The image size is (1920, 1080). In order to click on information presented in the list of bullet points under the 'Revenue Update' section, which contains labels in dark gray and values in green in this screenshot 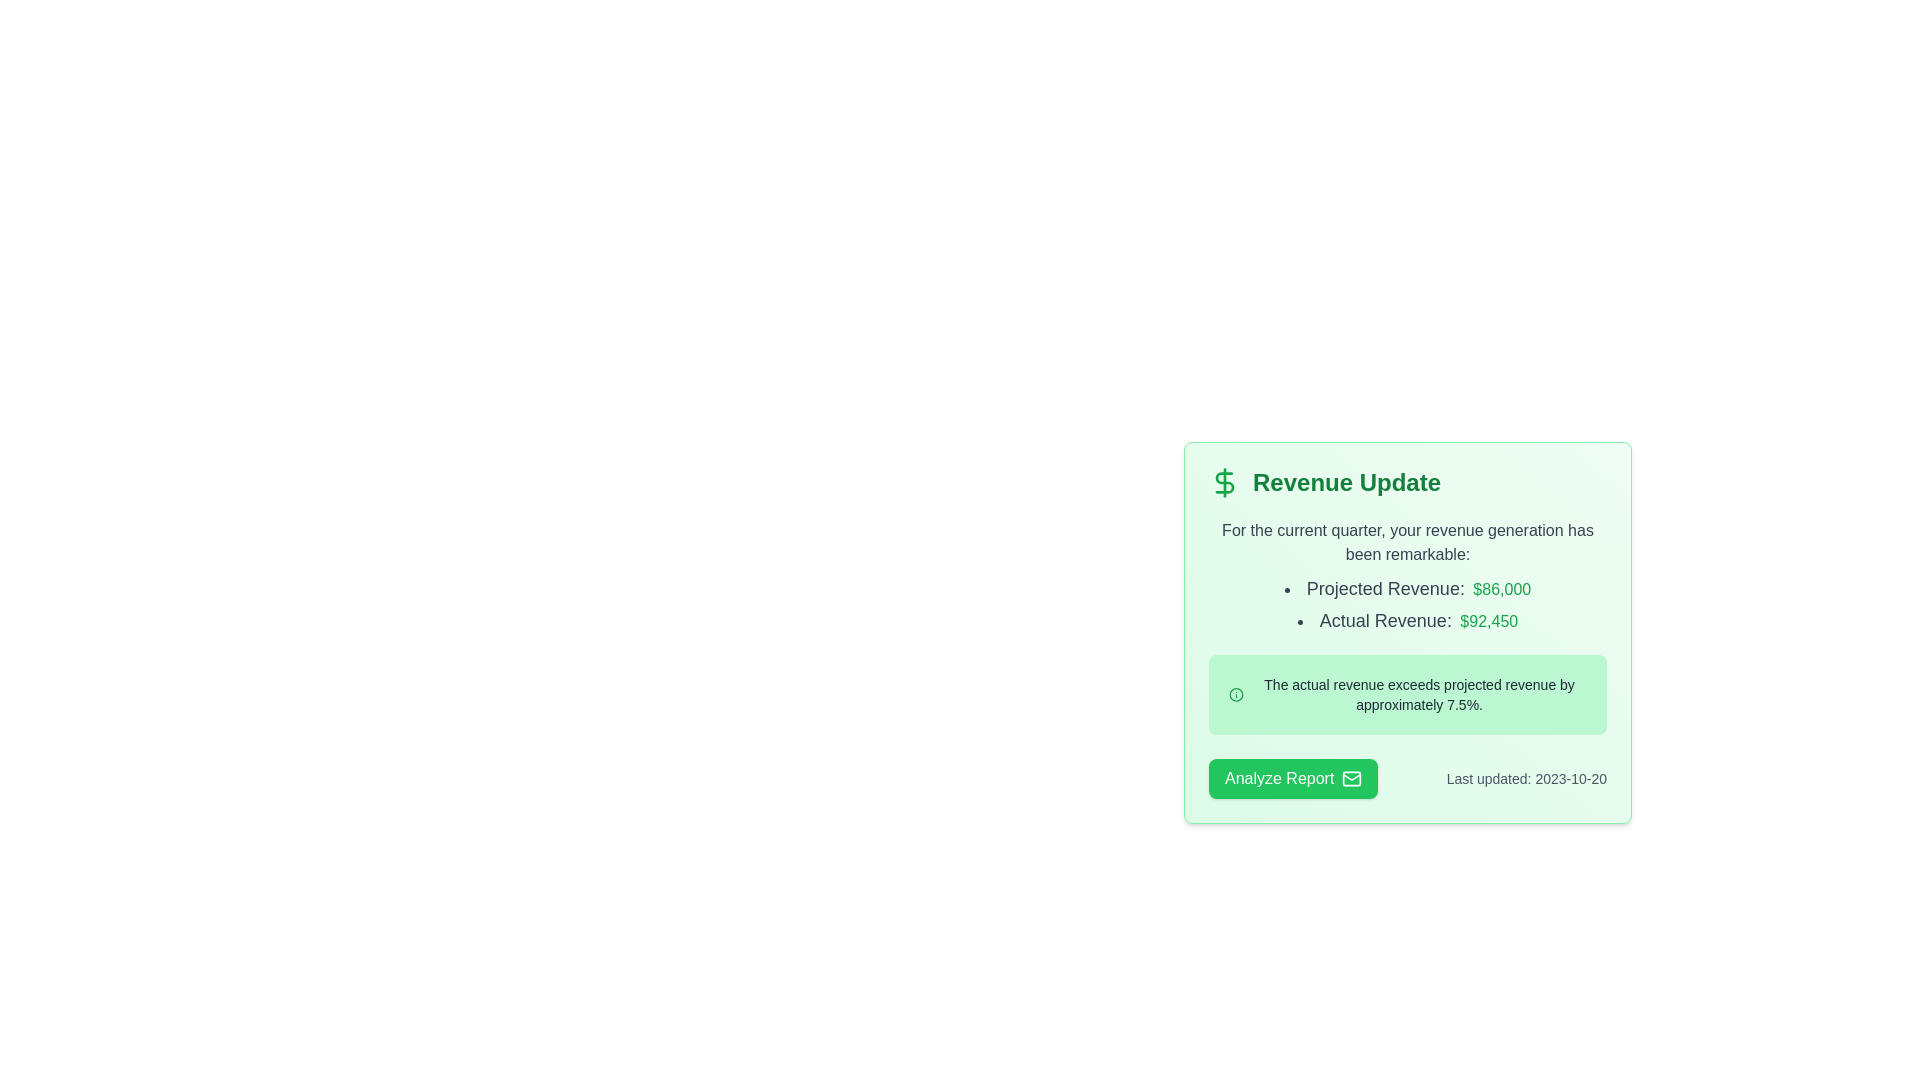, I will do `click(1406, 604)`.